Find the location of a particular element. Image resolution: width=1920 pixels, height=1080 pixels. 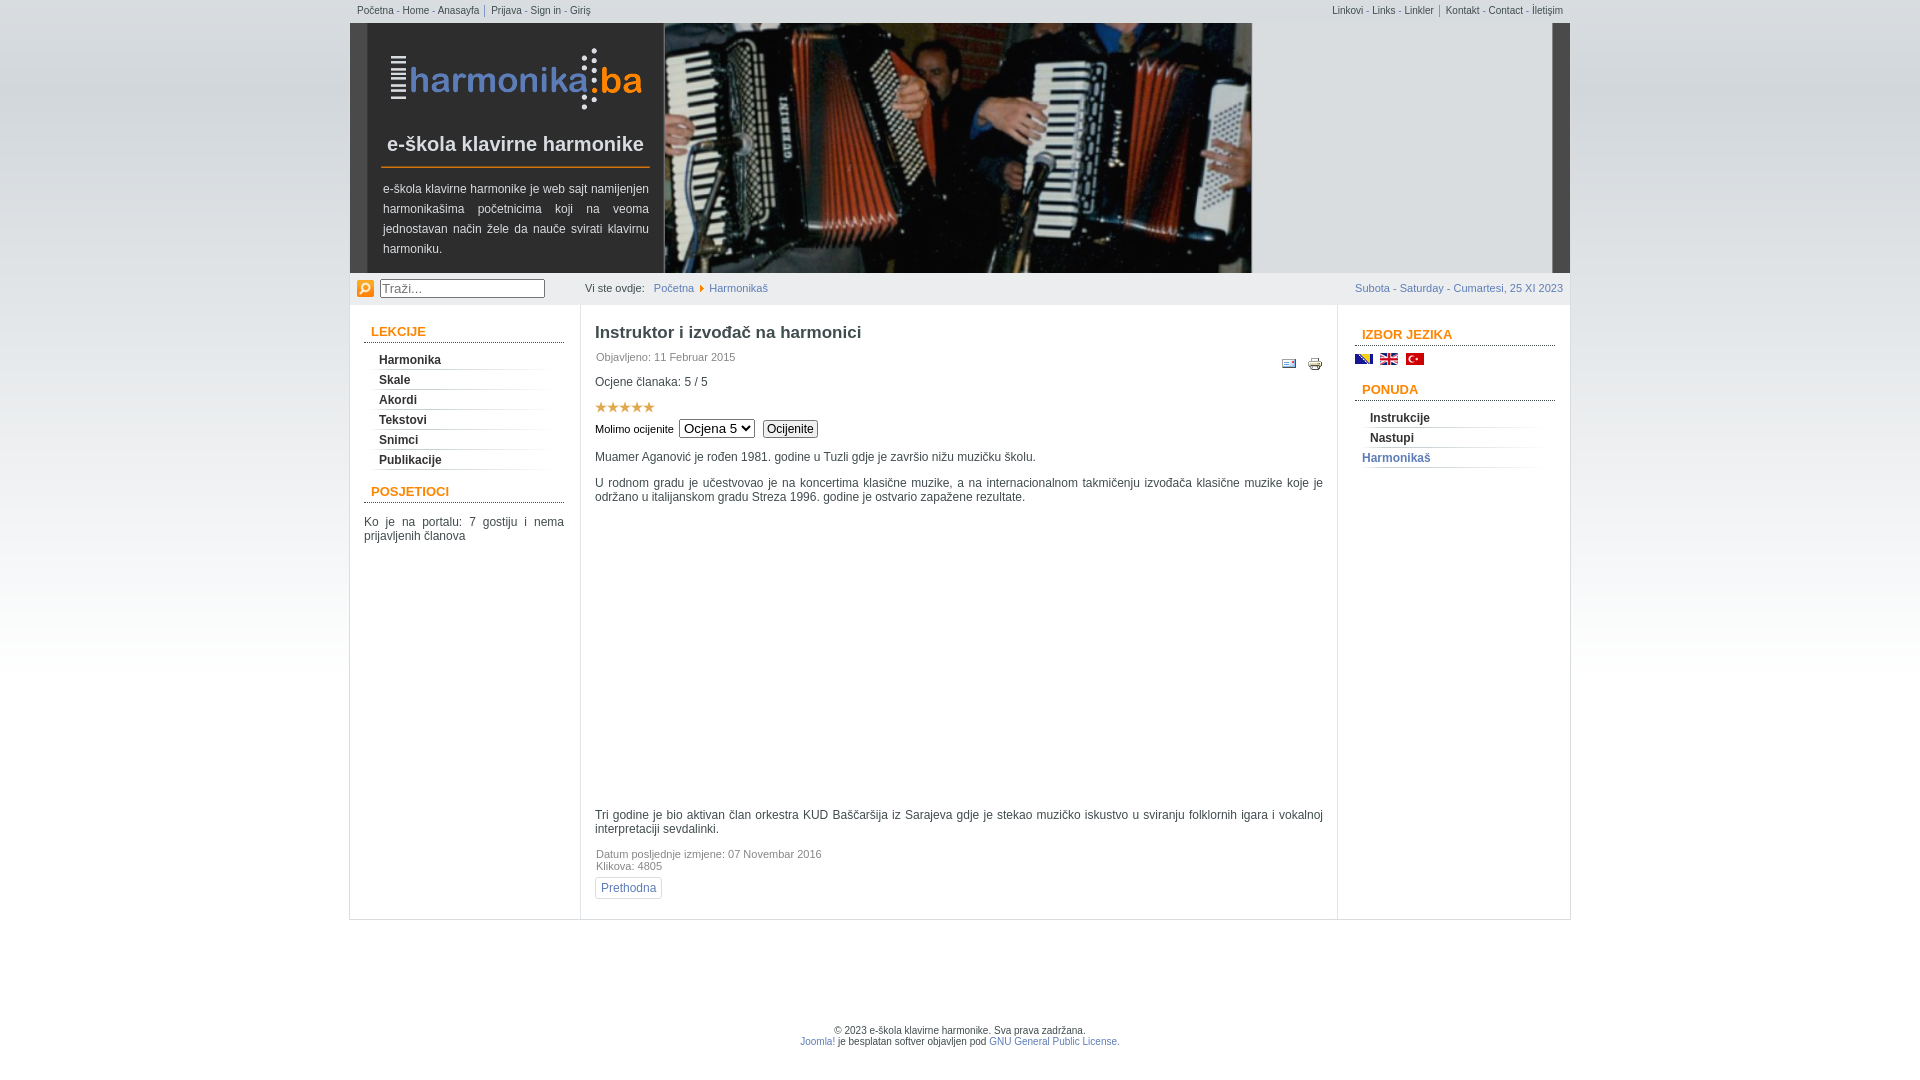

'Joomla!' is located at coordinates (817, 1040).